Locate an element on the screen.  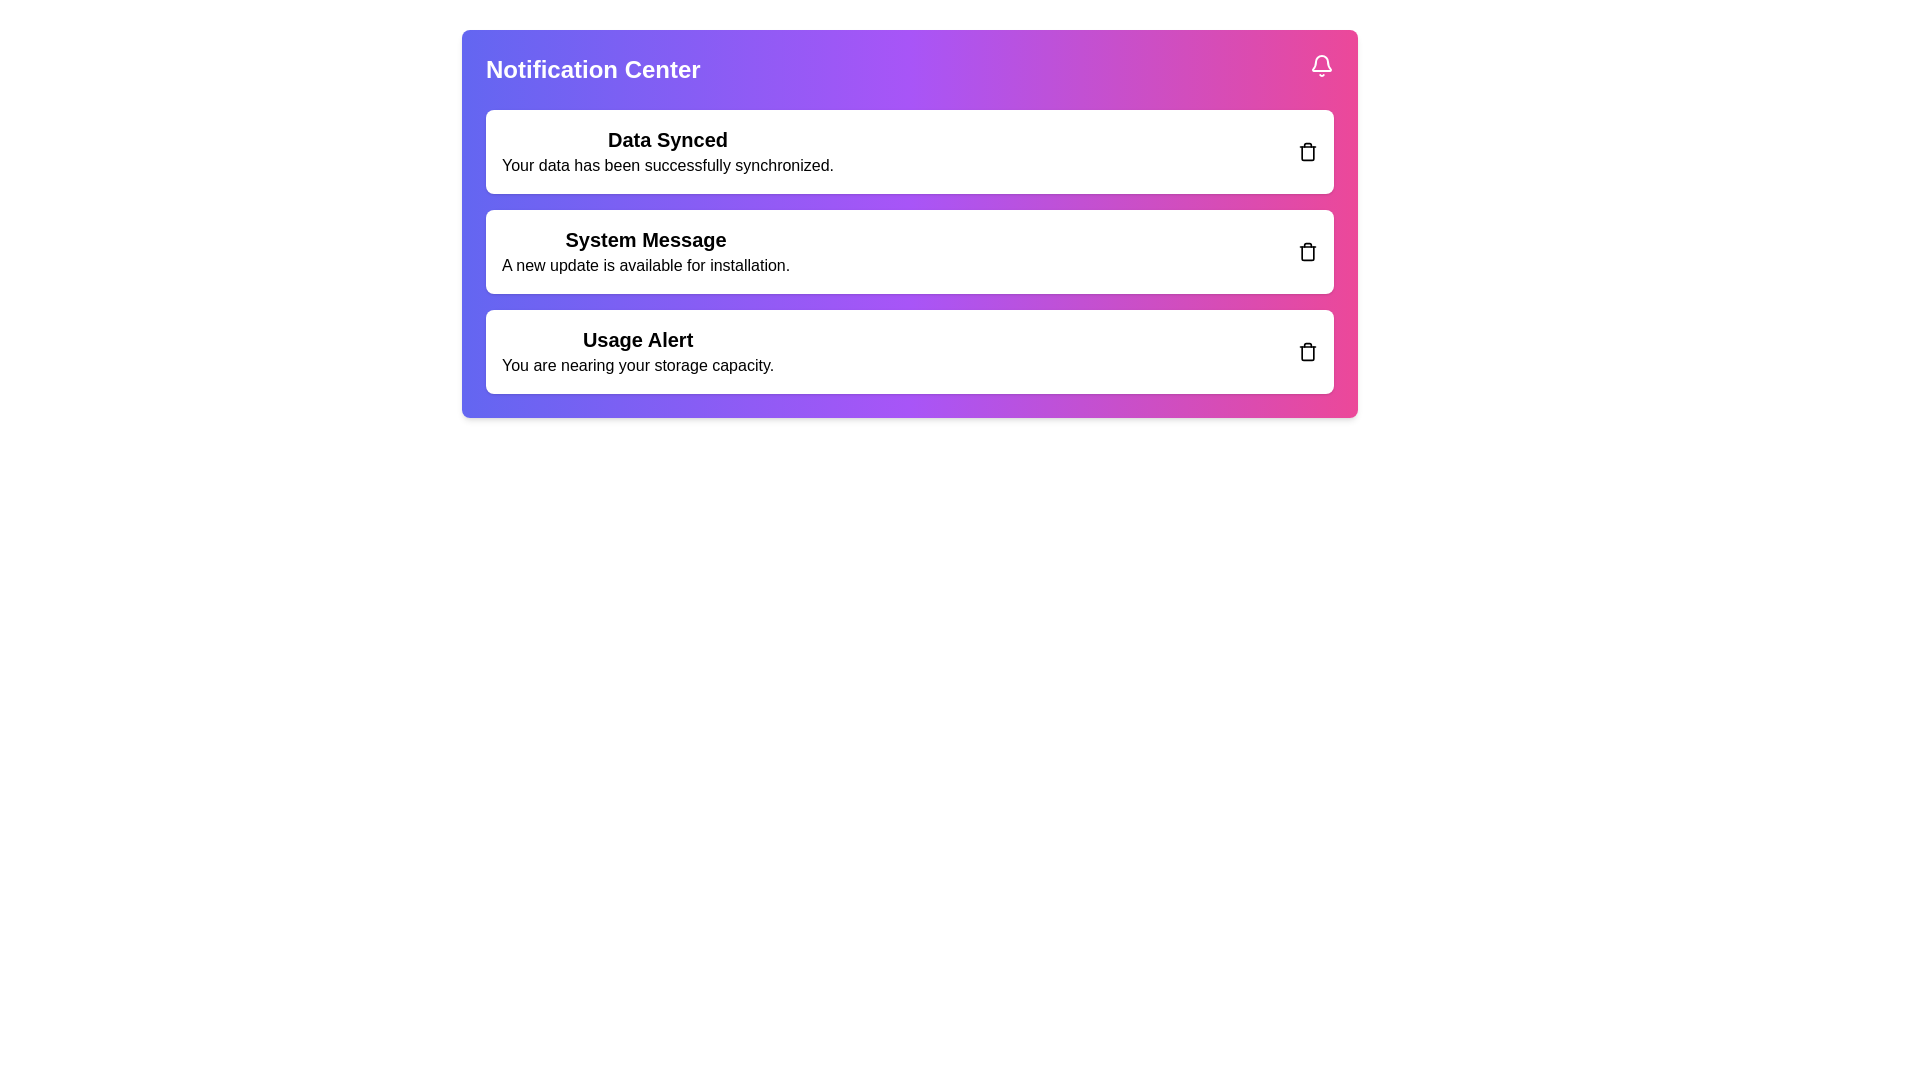
the delete button located at the top right corner of the second notification card labeled 'System Message' is located at coordinates (1308, 250).